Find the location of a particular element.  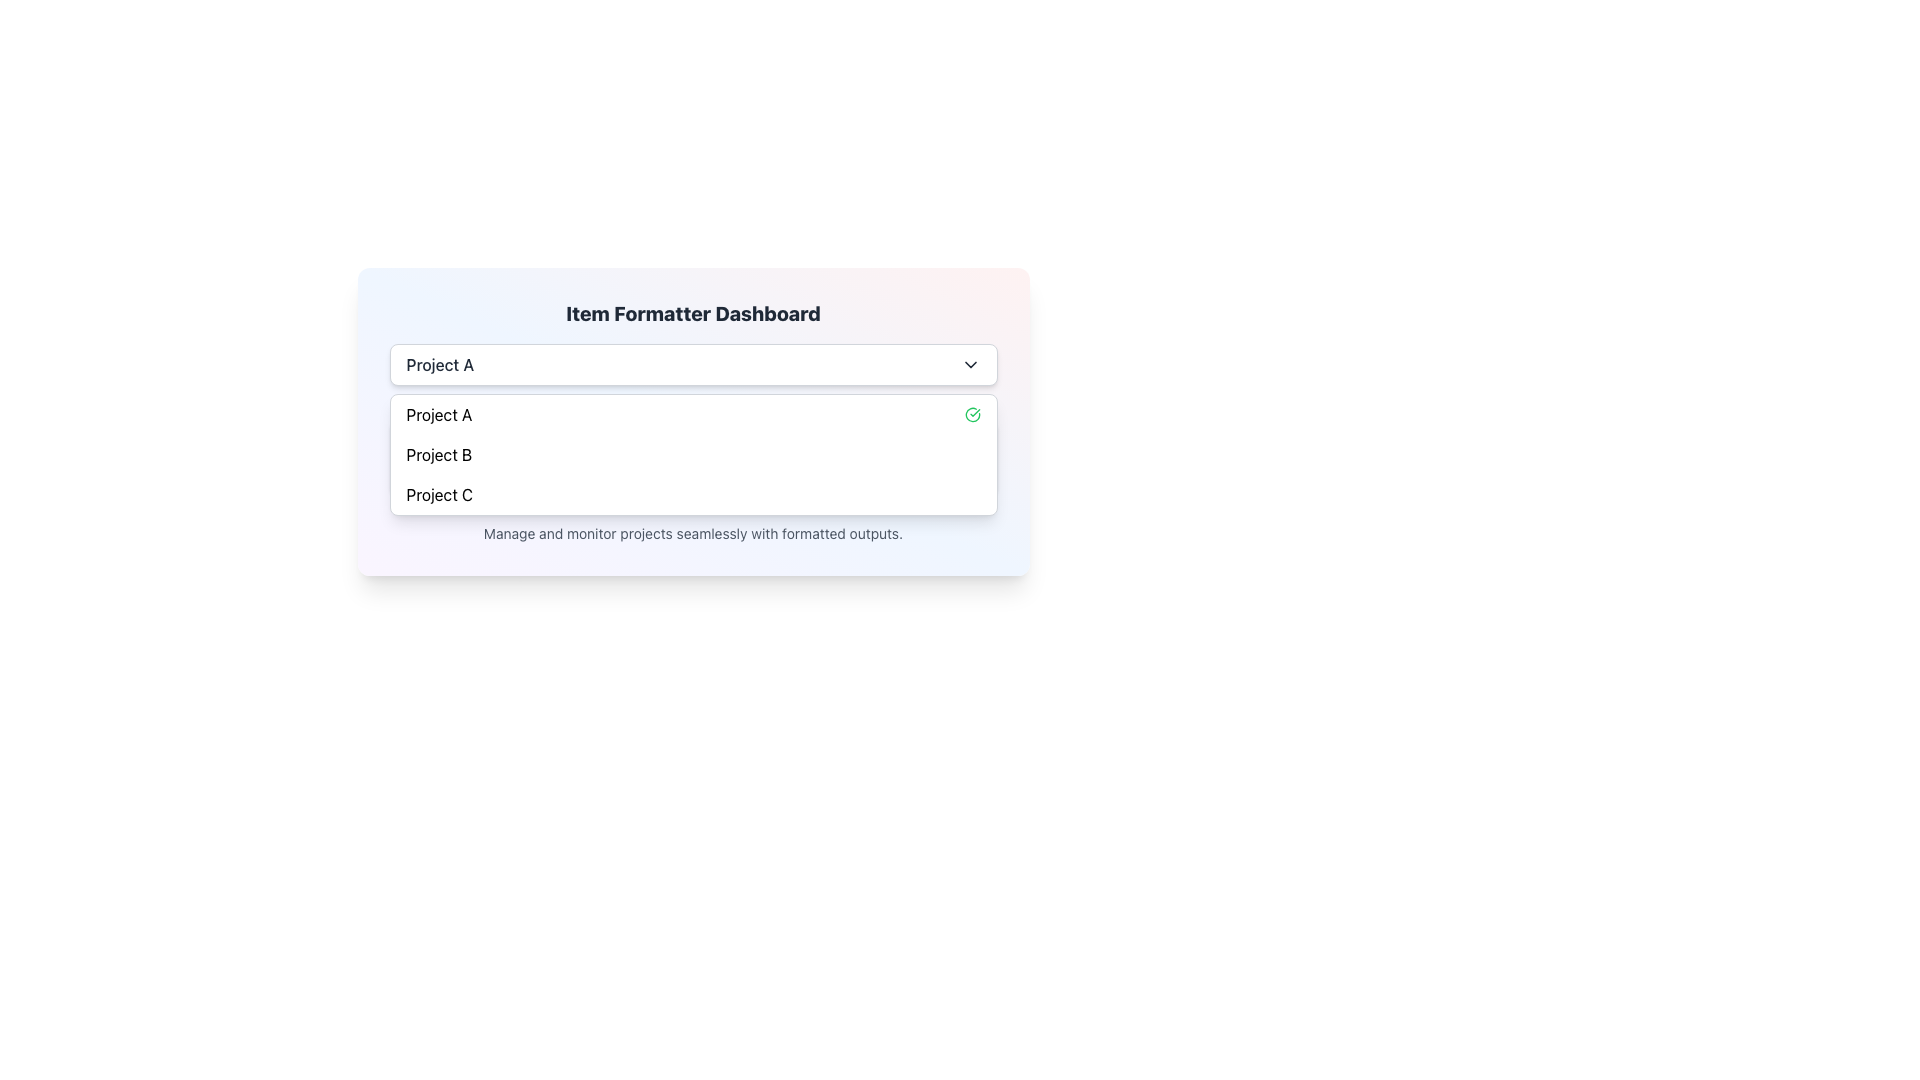

the first item in the dropdown list for 'Project A' is located at coordinates (693, 414).